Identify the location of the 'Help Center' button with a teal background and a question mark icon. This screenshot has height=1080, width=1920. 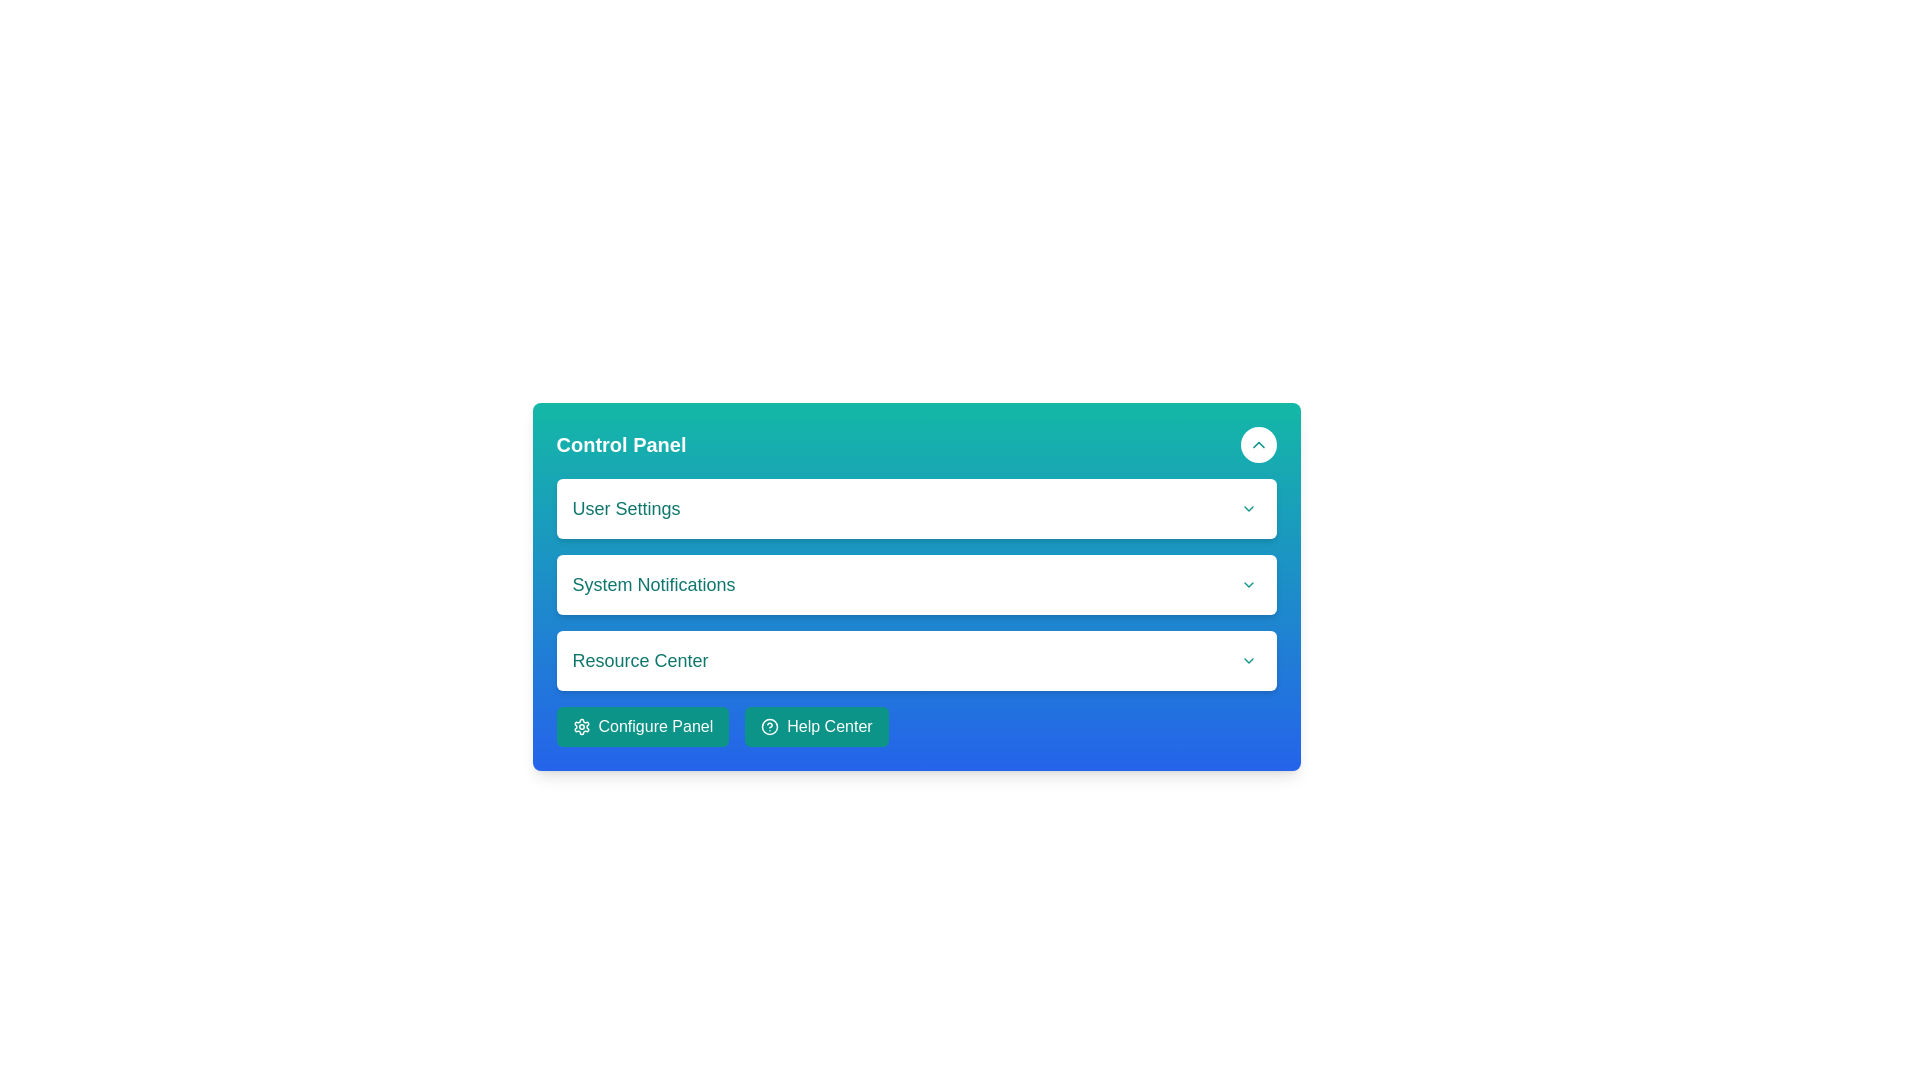
(816, 726).